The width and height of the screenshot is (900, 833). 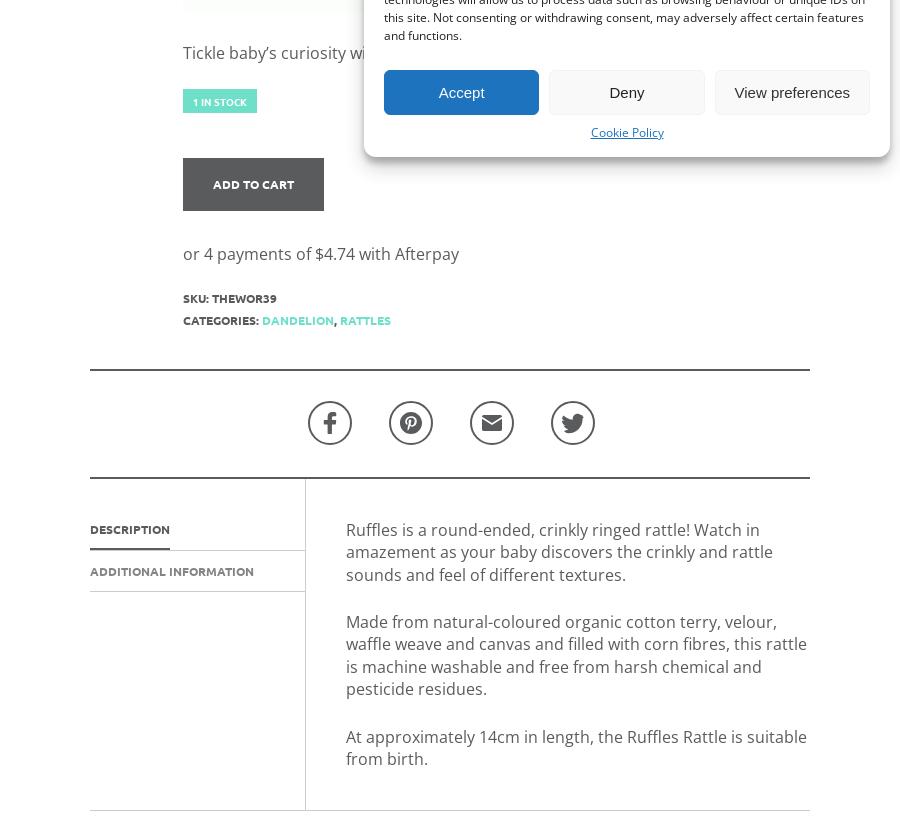 I want to click on 'dandelion', so click(x=296, y=318).